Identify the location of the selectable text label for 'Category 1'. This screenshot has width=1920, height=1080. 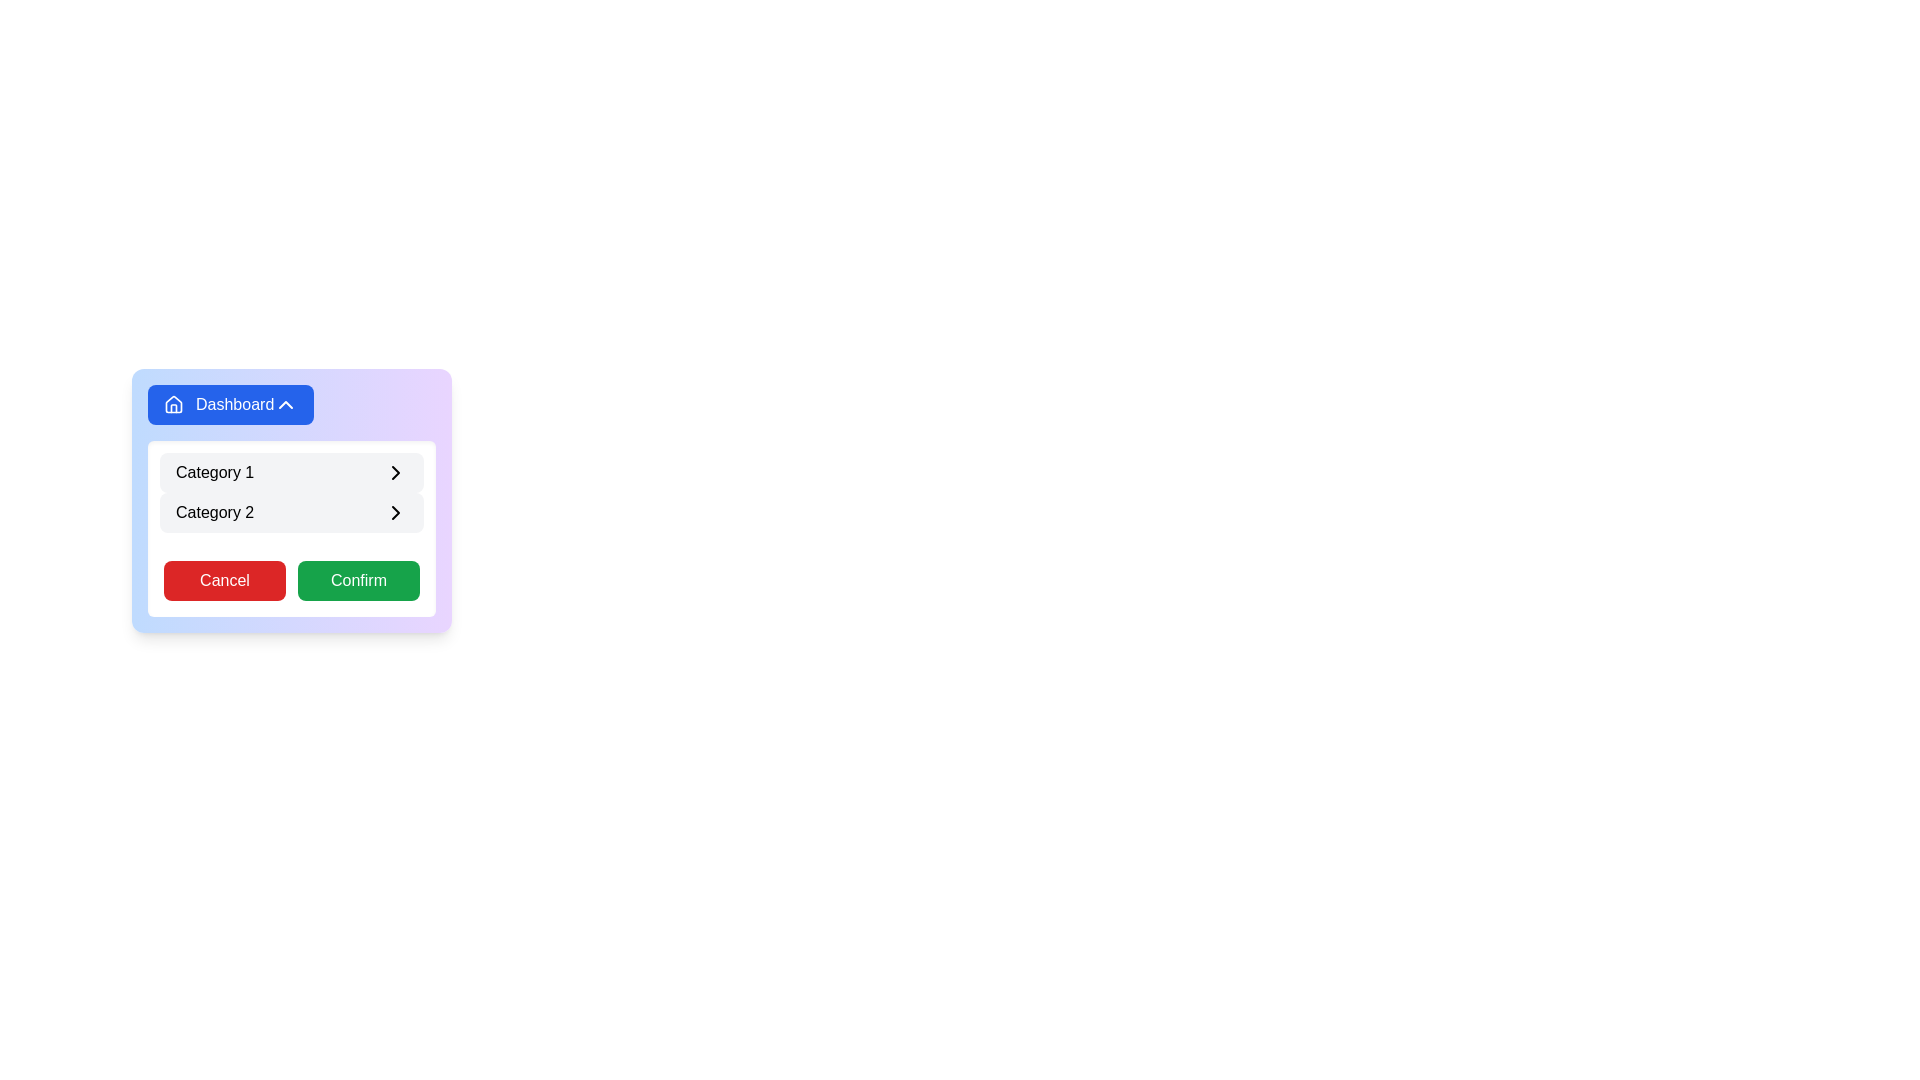
(215, 473).